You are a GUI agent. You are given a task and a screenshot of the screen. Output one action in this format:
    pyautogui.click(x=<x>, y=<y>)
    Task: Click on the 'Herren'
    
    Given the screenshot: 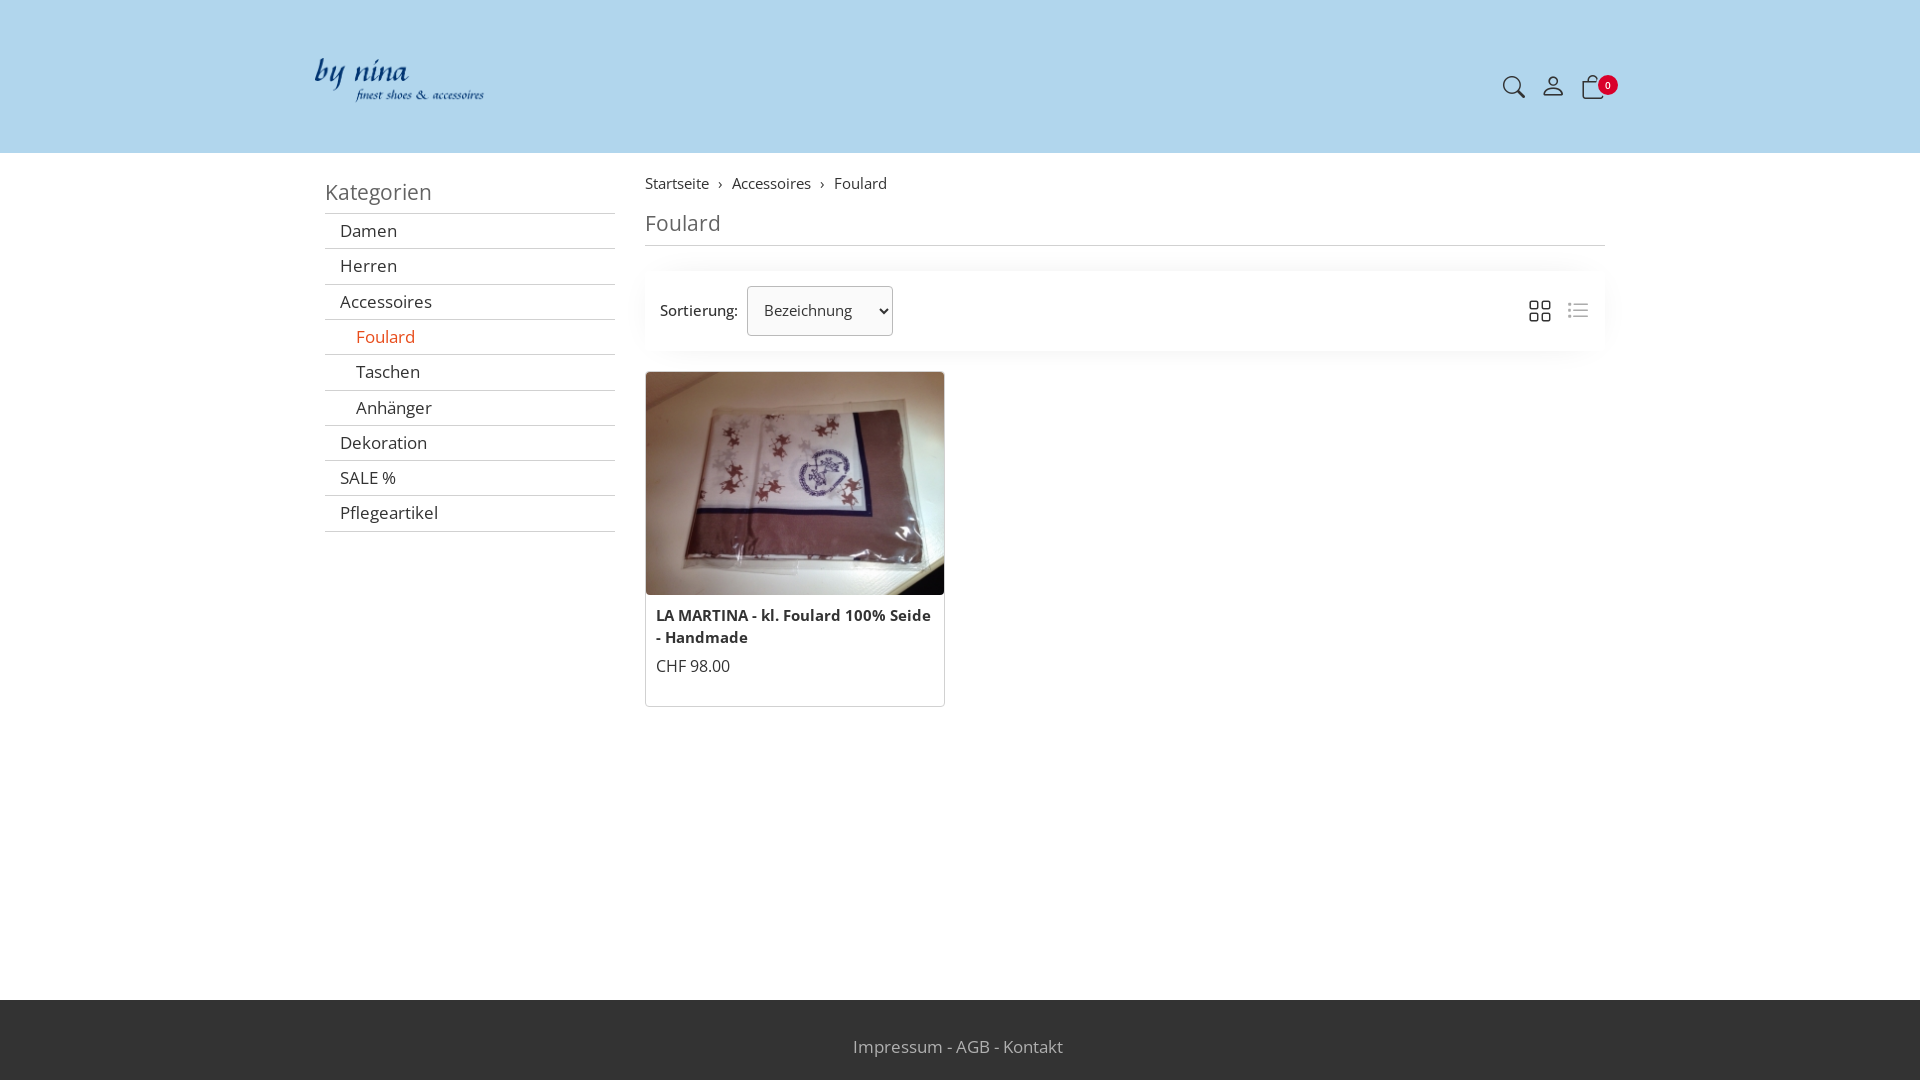 What is the action you would take?
    pyautogui.click(x=469, y=265)
    